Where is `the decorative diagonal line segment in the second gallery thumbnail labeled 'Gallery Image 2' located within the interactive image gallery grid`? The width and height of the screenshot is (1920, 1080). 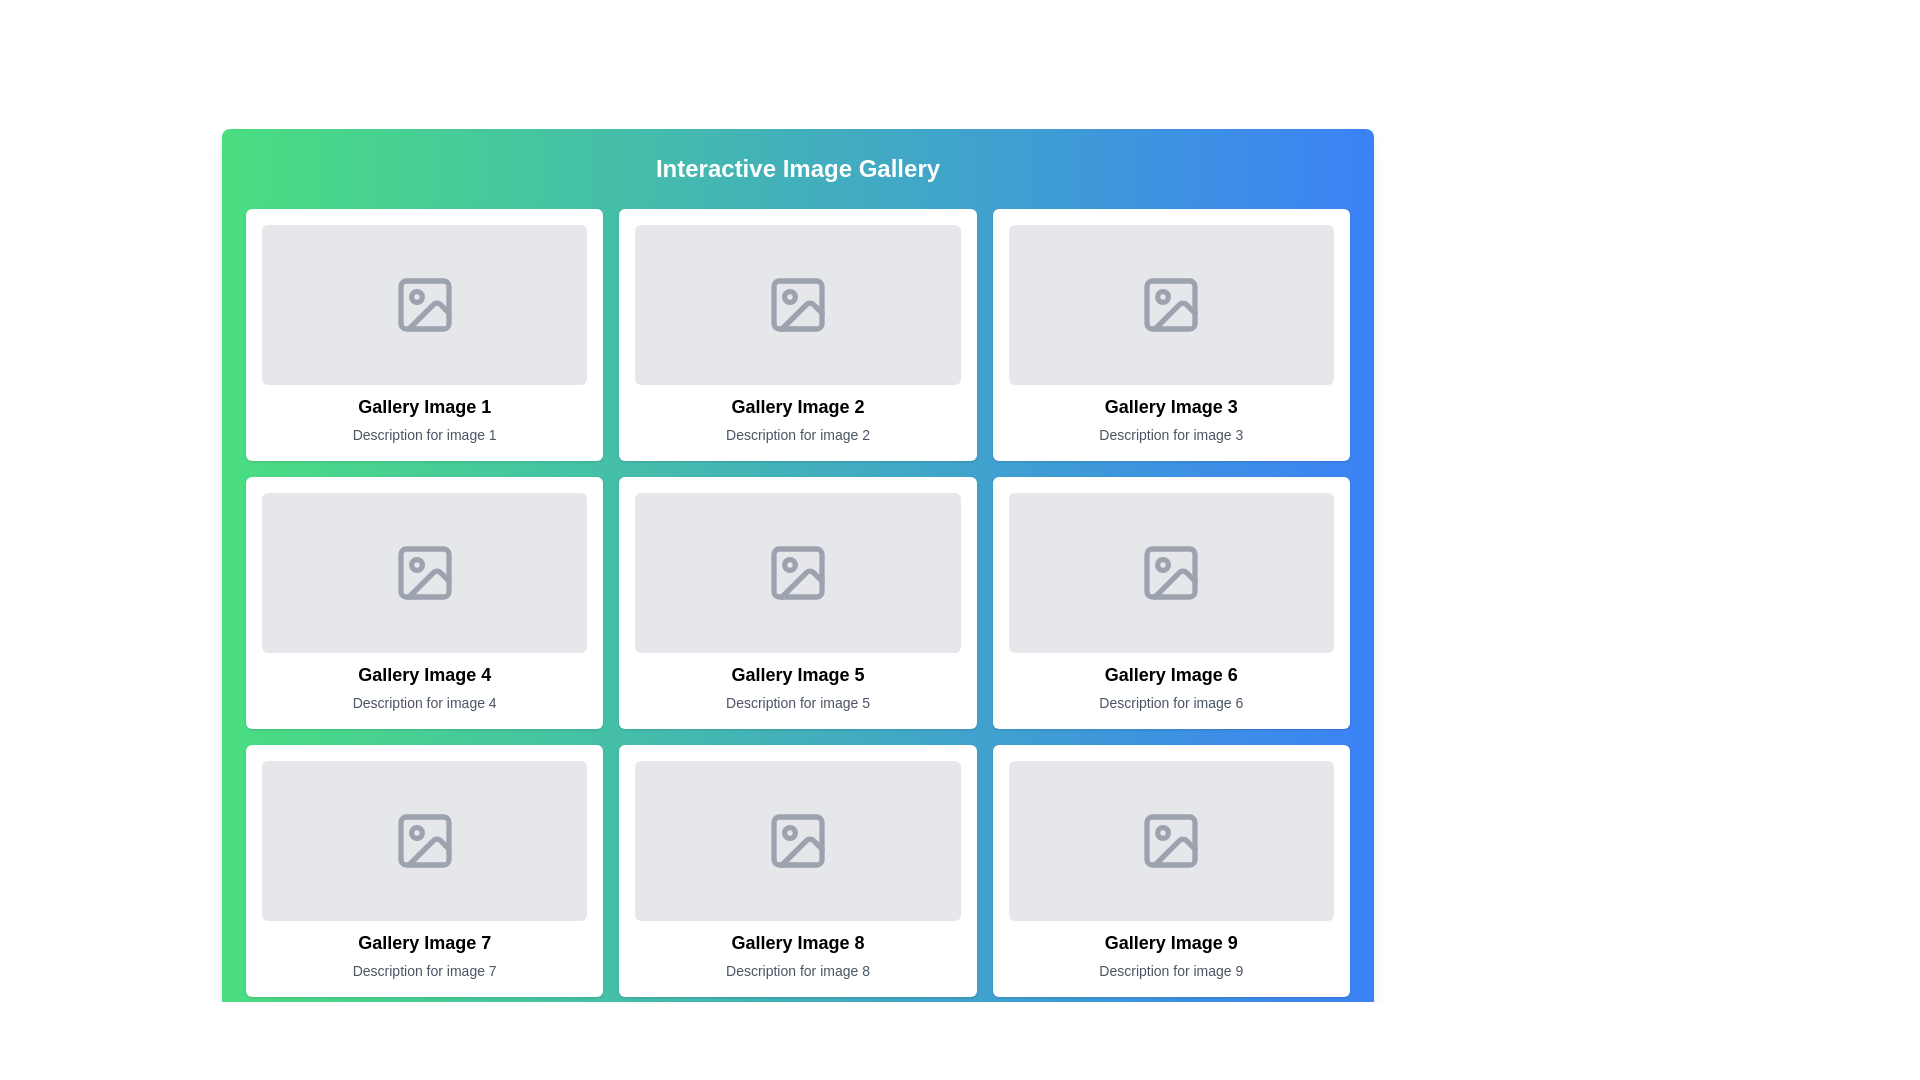
the decorative diagonal line segment in the second gallery thumbnail labeled 'Gallery Image 2' located within the interactive image gallery grid is located at coordinates (801, 315).